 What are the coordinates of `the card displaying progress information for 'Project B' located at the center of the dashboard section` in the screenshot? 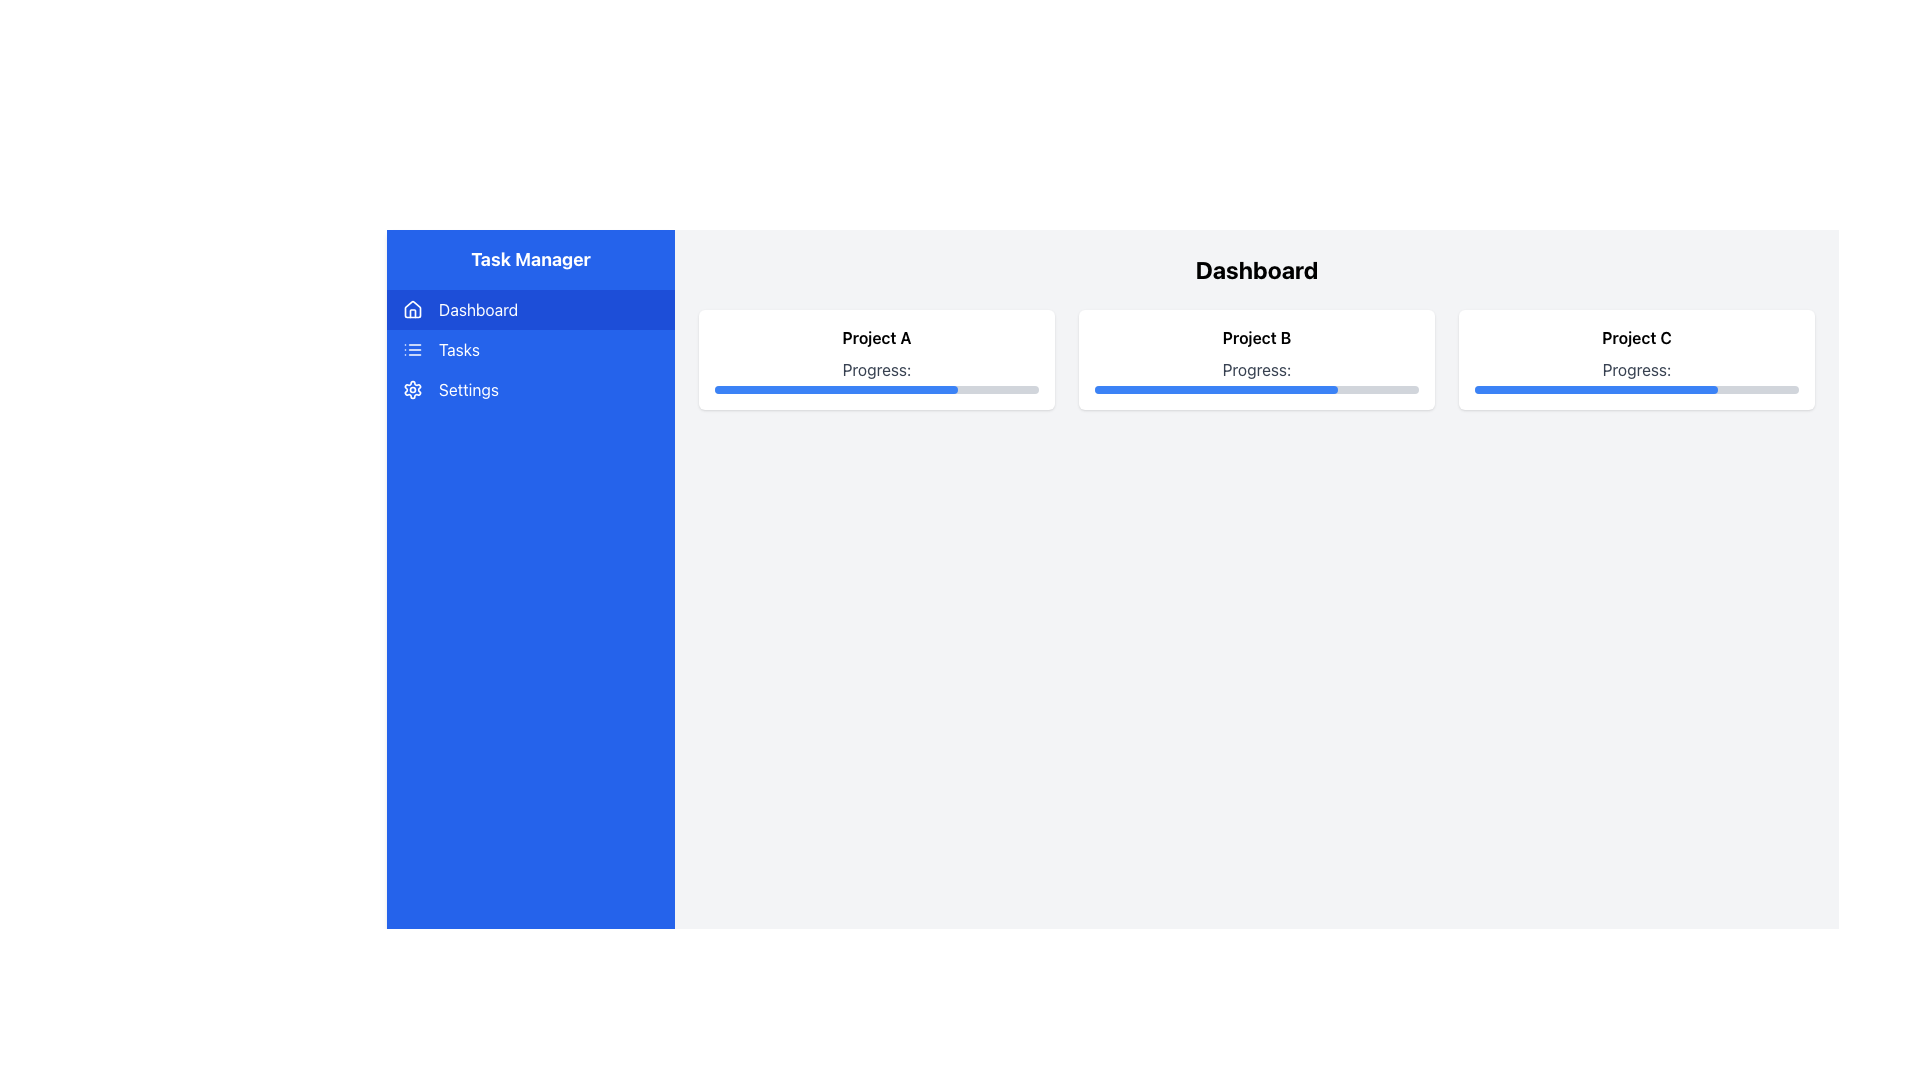 It's located at (1256, 358).